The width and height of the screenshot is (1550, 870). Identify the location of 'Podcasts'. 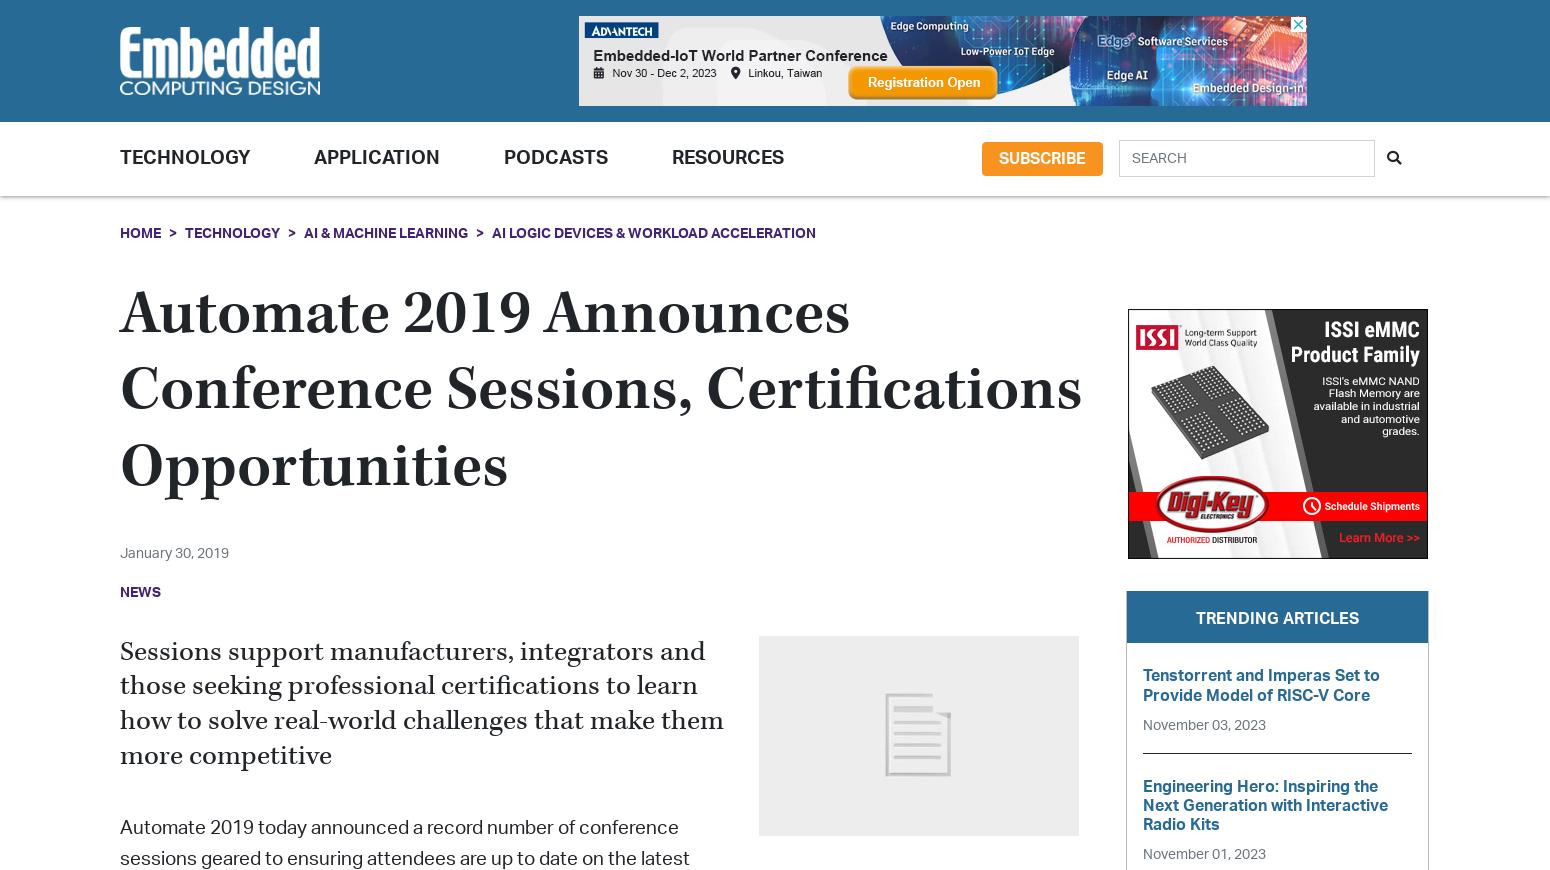
(503, 157).